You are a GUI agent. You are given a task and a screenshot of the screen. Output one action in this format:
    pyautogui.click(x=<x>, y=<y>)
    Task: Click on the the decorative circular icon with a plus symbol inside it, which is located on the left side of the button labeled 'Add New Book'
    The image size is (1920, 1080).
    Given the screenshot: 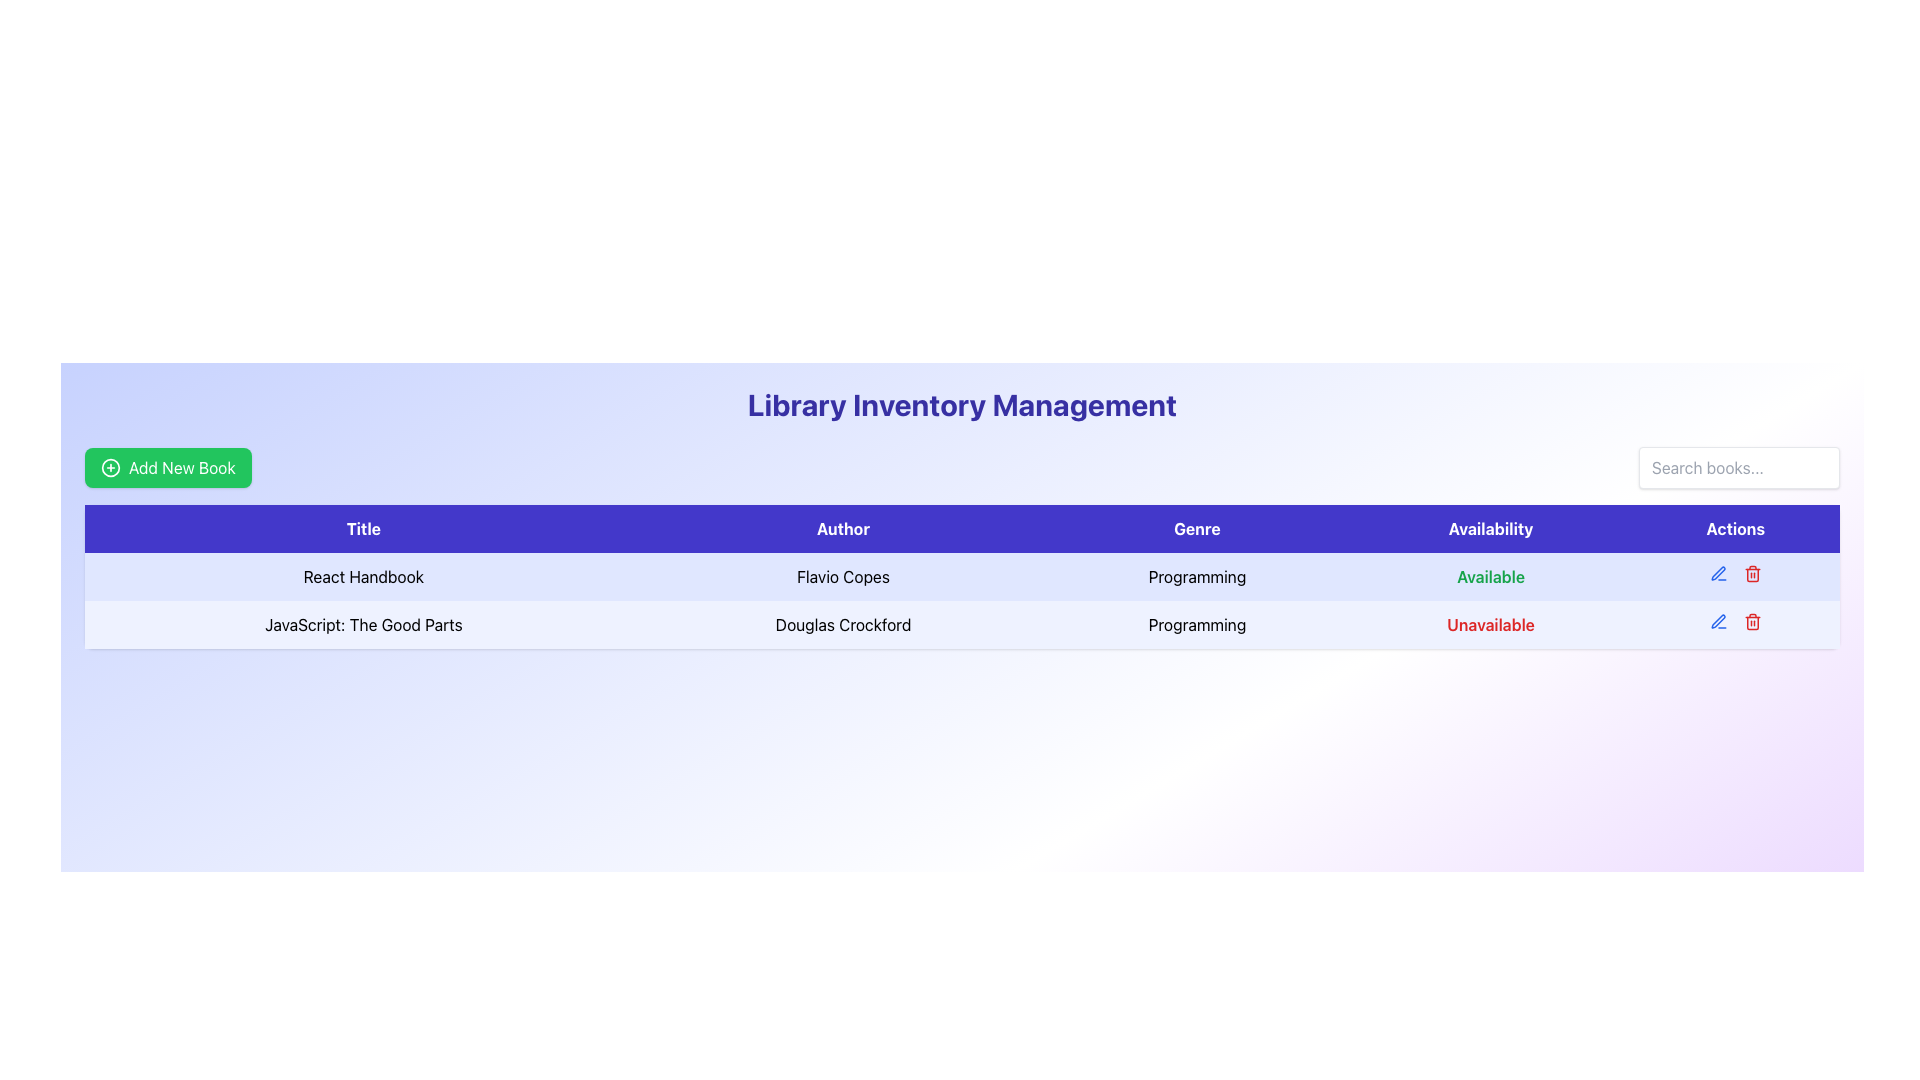 What is the action you would take?
    pyautogui.click(x=109, y=467)
    